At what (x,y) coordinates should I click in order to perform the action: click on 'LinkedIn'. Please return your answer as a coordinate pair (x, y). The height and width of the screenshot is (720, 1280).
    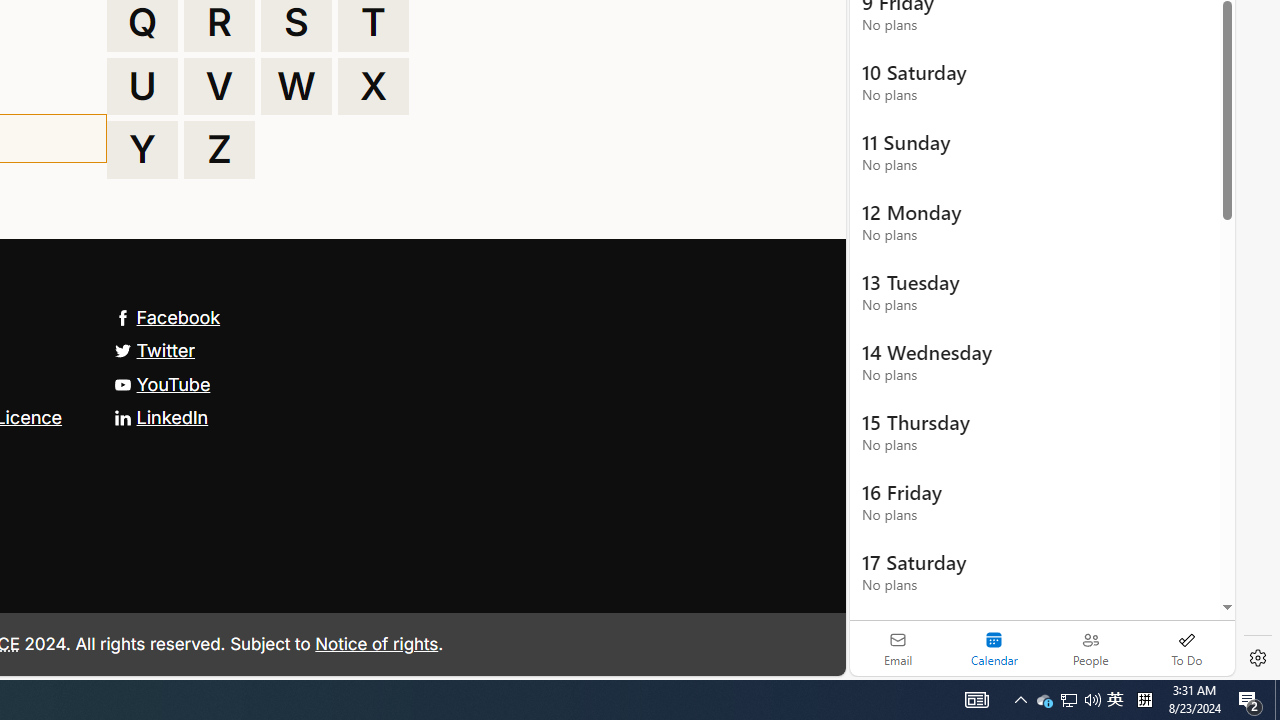
    Looking at the image, I should click on (161, 415).